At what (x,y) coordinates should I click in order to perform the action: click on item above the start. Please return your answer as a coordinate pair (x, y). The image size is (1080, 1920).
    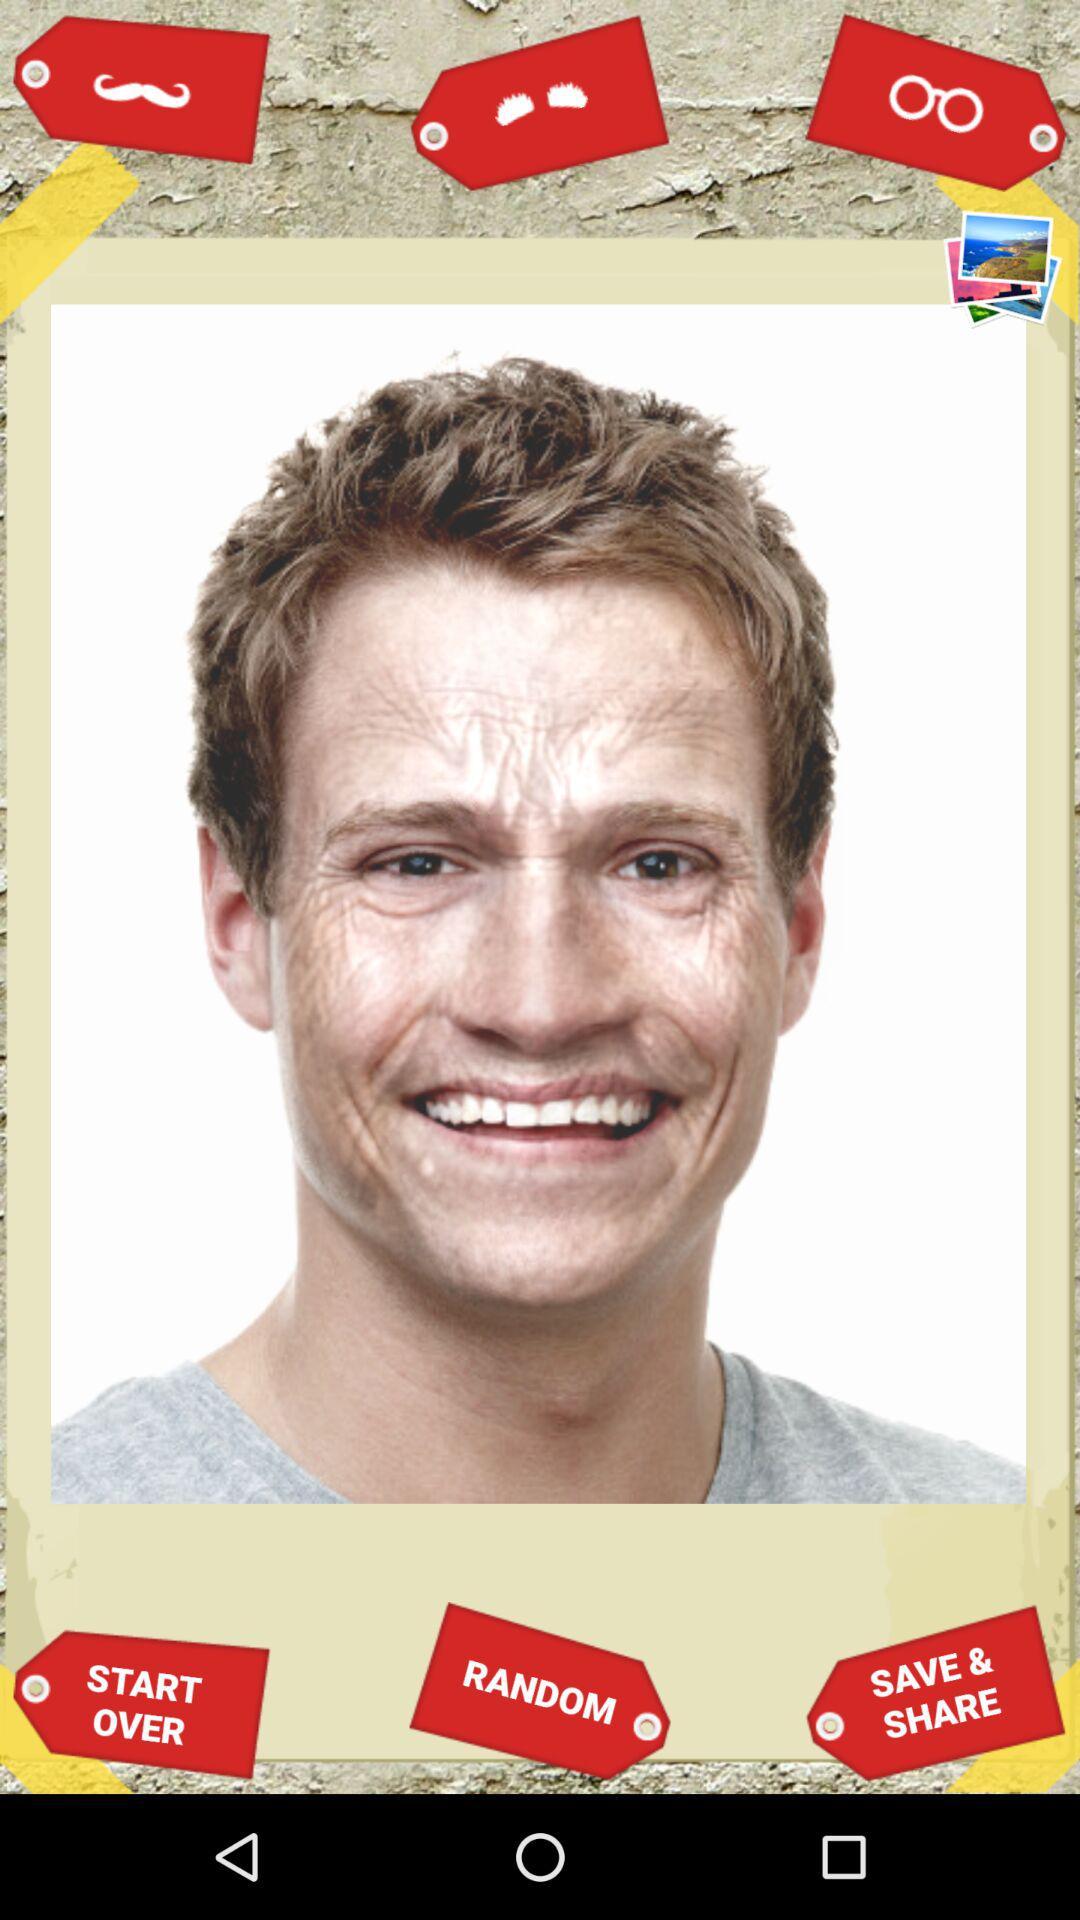
    Looking at the image, I should click on (141, 88).